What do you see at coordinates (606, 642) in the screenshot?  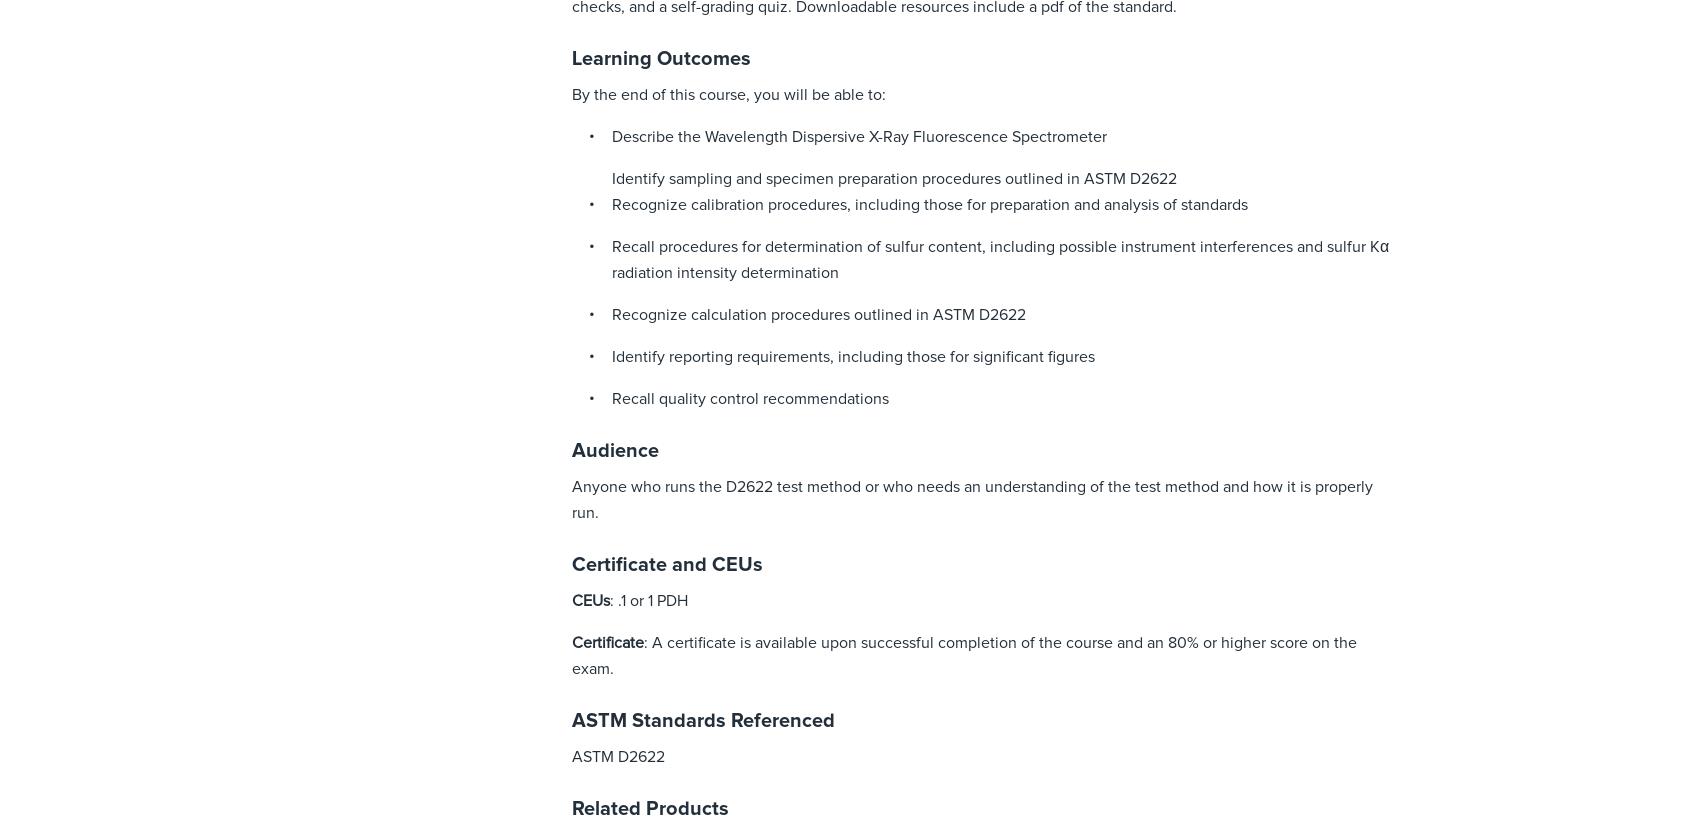 I see `'Certificate'` at bounding box center [606, 642].